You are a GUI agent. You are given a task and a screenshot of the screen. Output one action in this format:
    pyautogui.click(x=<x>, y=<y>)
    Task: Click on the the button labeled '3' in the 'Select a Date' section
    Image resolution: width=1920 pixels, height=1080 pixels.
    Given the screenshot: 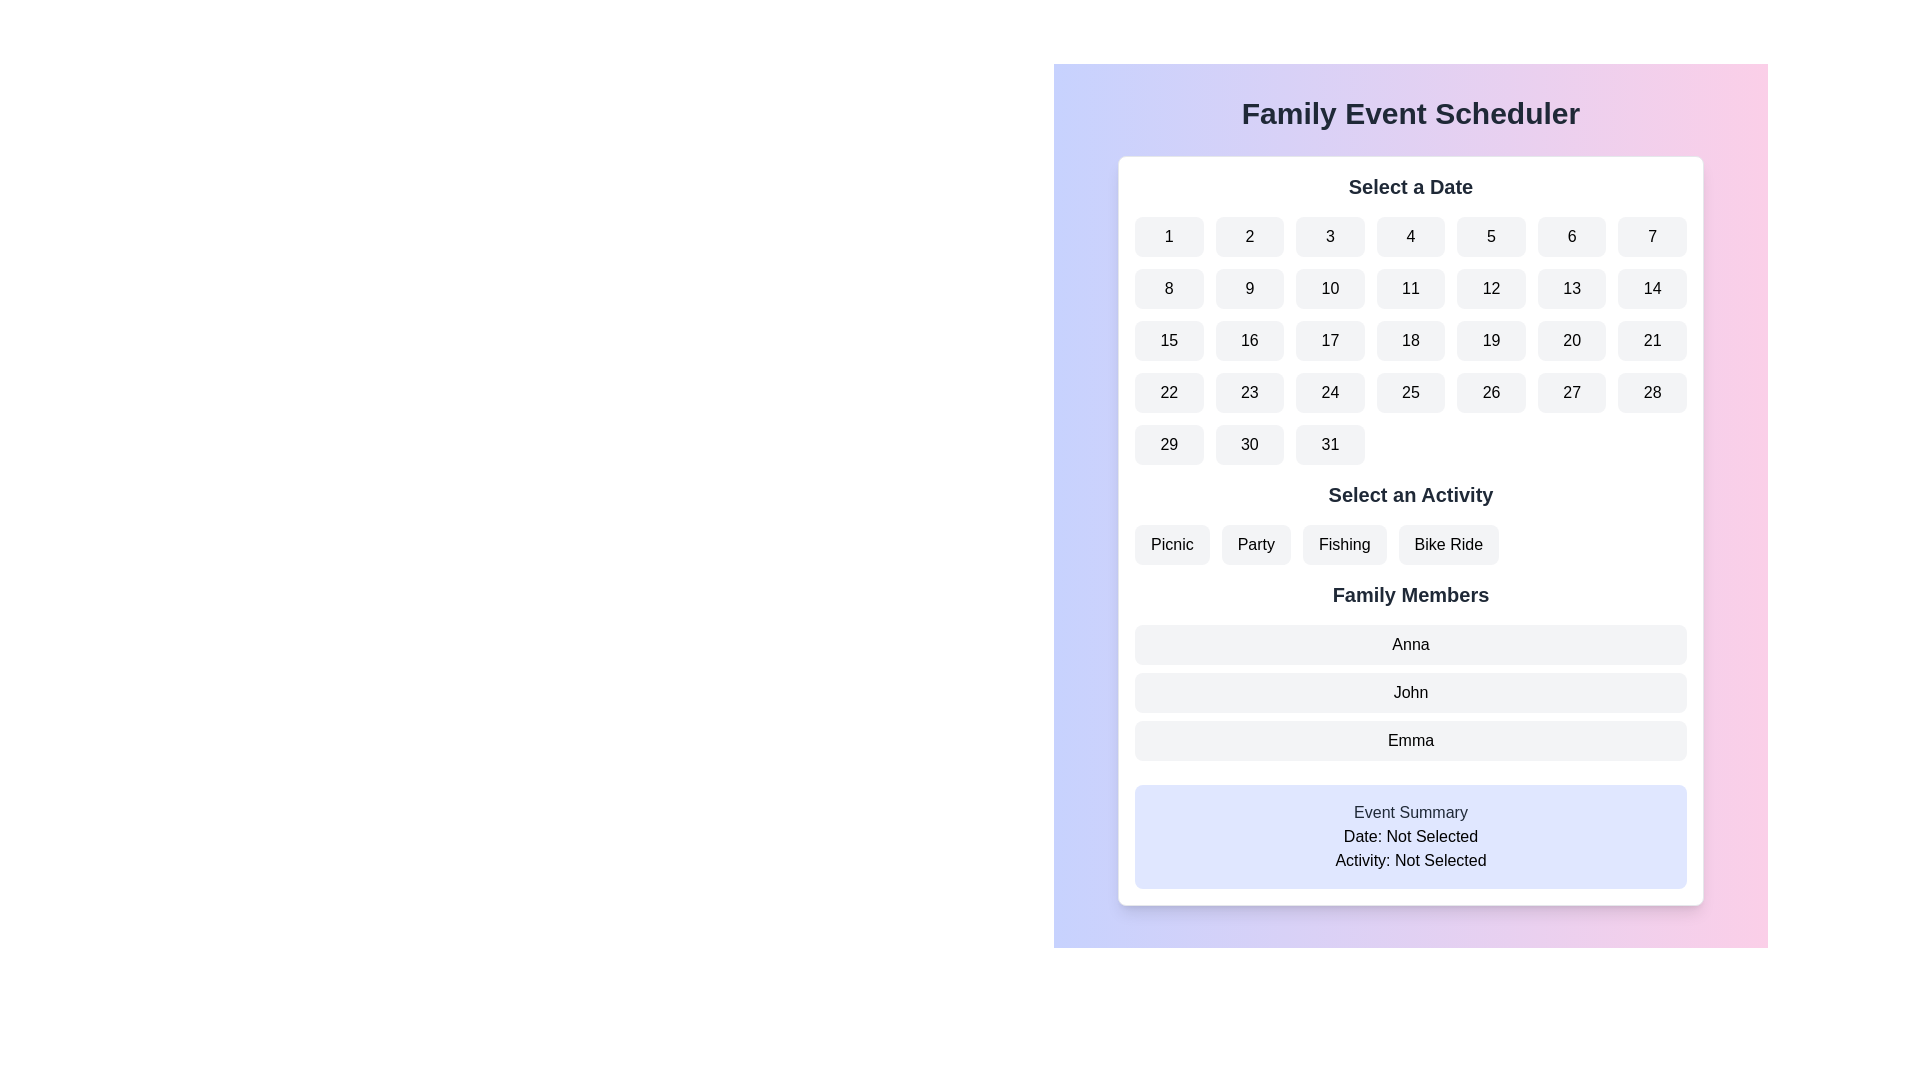 What is the action you would take?
    pyautogui.click(x=1330, y=235)
    